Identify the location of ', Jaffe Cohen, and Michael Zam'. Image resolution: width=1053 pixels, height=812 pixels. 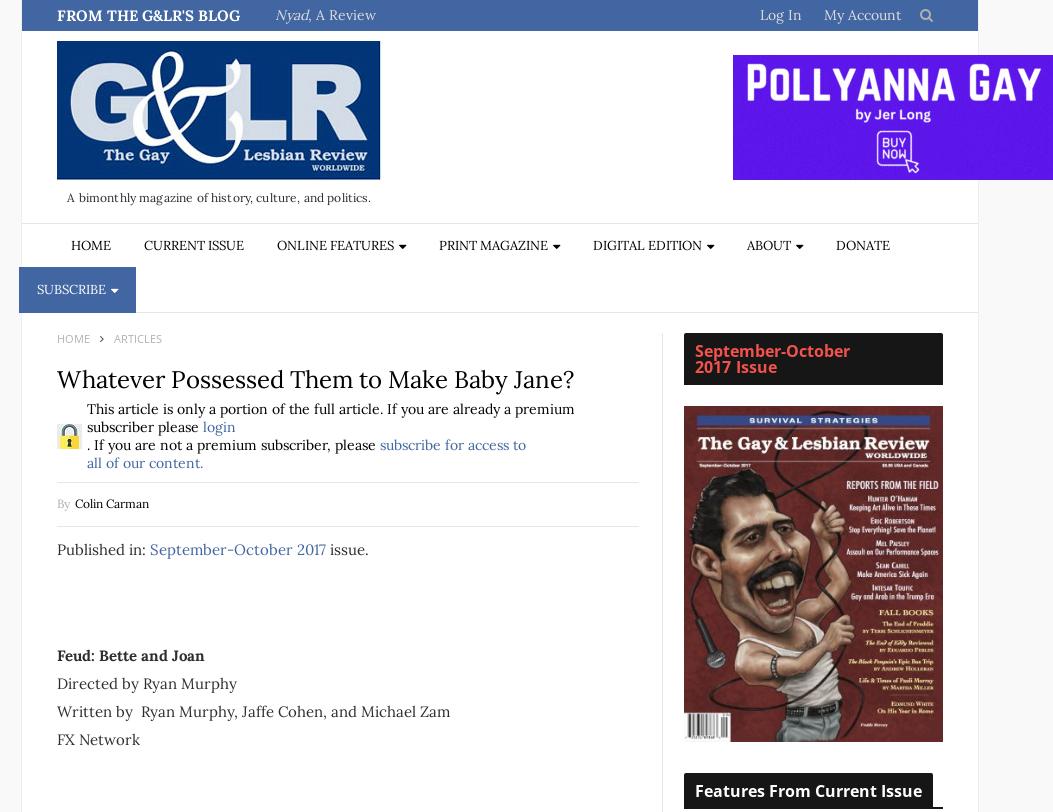
(341, 710).